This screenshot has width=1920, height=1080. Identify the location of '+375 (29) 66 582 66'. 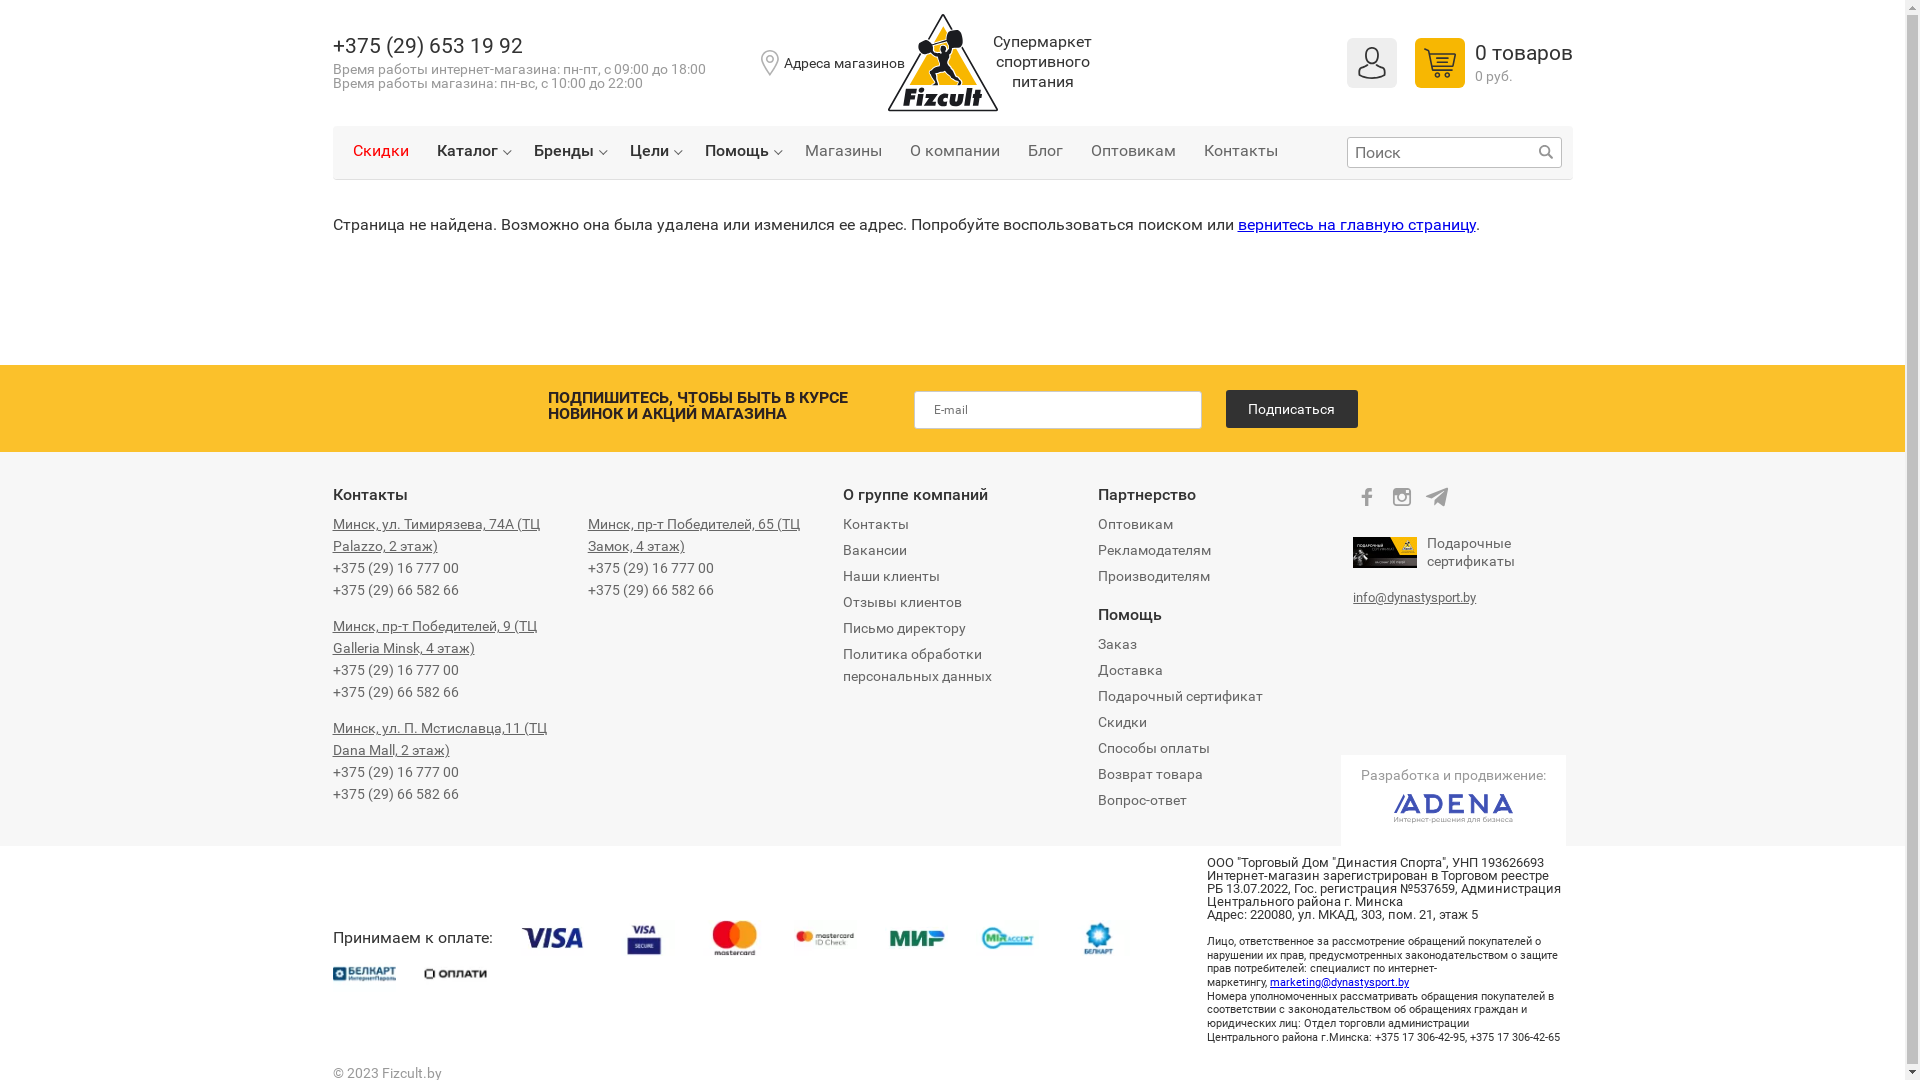
(394, 589).